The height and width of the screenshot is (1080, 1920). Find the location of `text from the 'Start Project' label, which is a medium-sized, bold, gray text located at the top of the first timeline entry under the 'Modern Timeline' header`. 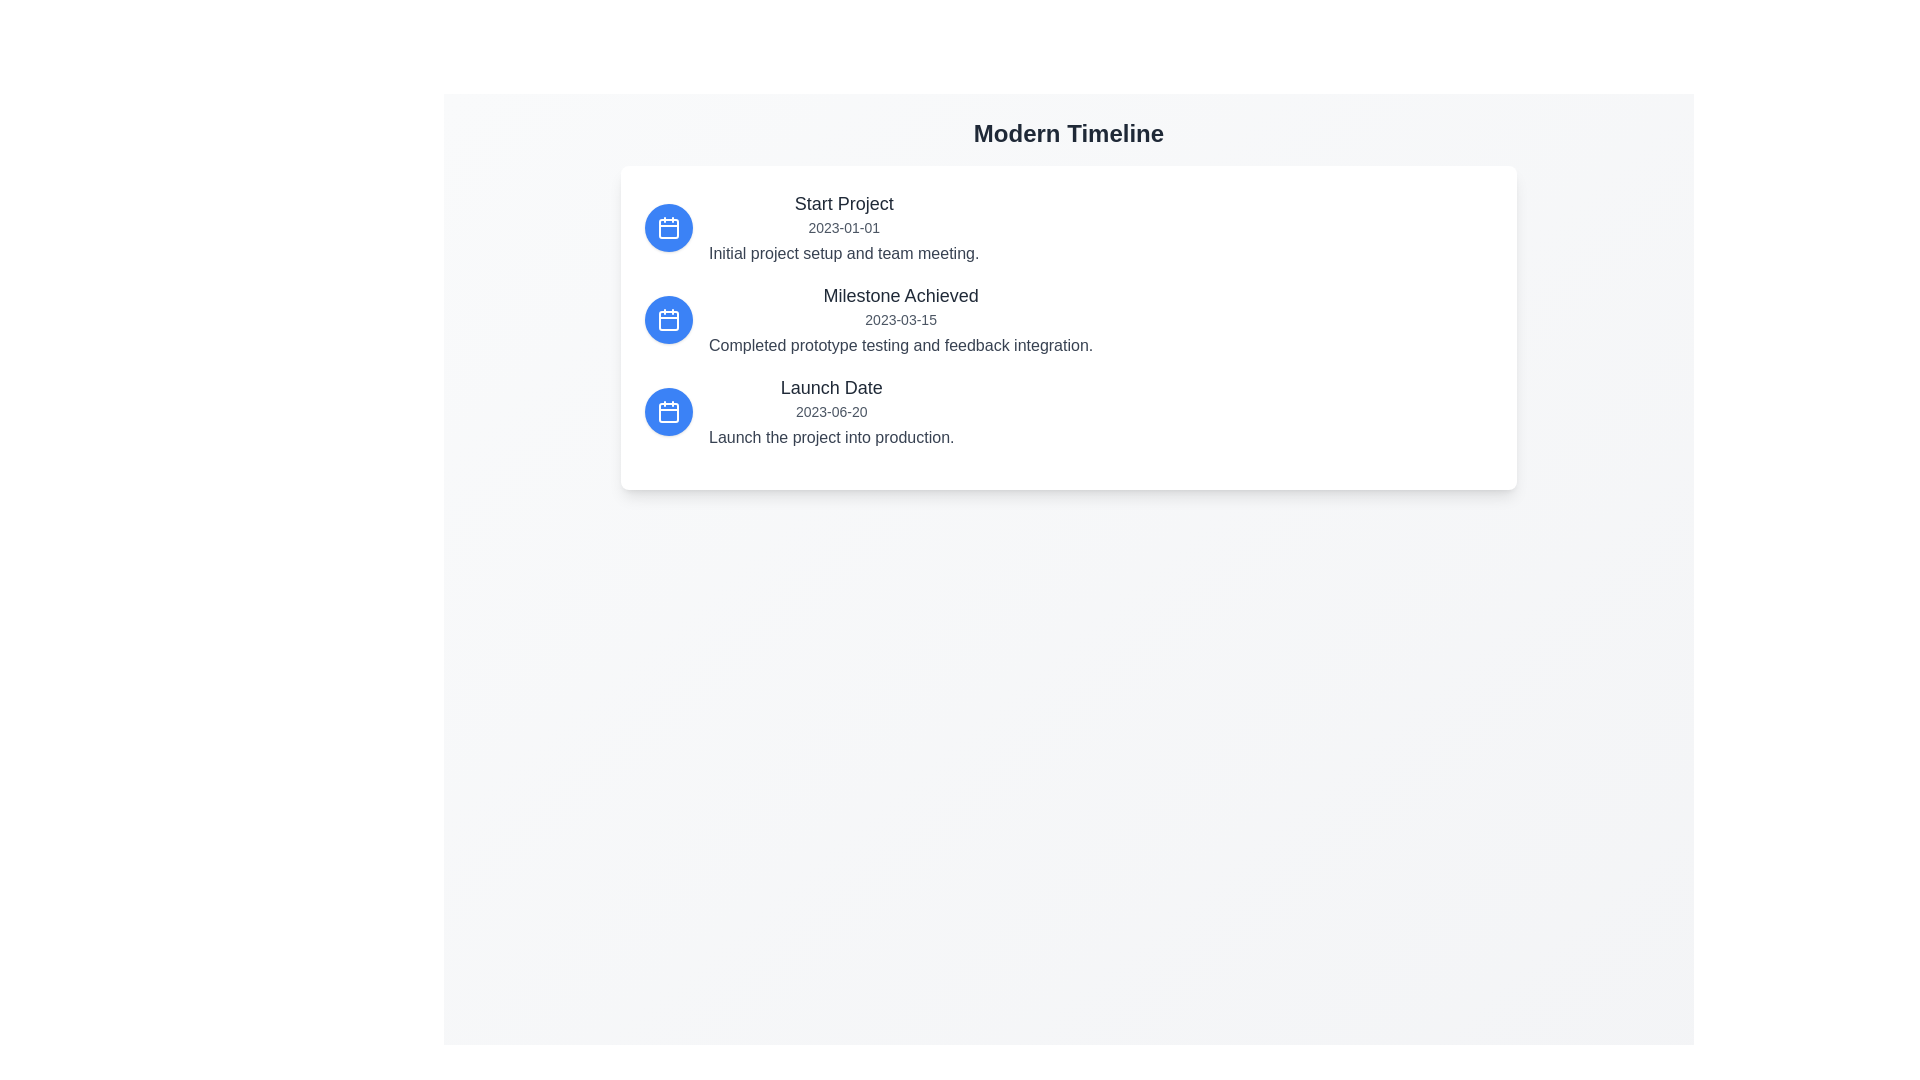

text from the 'Start Project' label, which is a medium-sized, bold, gray text located at the top of the first timeline entry under the 'Modern Timeline' header is located at coordinates (844, 204).